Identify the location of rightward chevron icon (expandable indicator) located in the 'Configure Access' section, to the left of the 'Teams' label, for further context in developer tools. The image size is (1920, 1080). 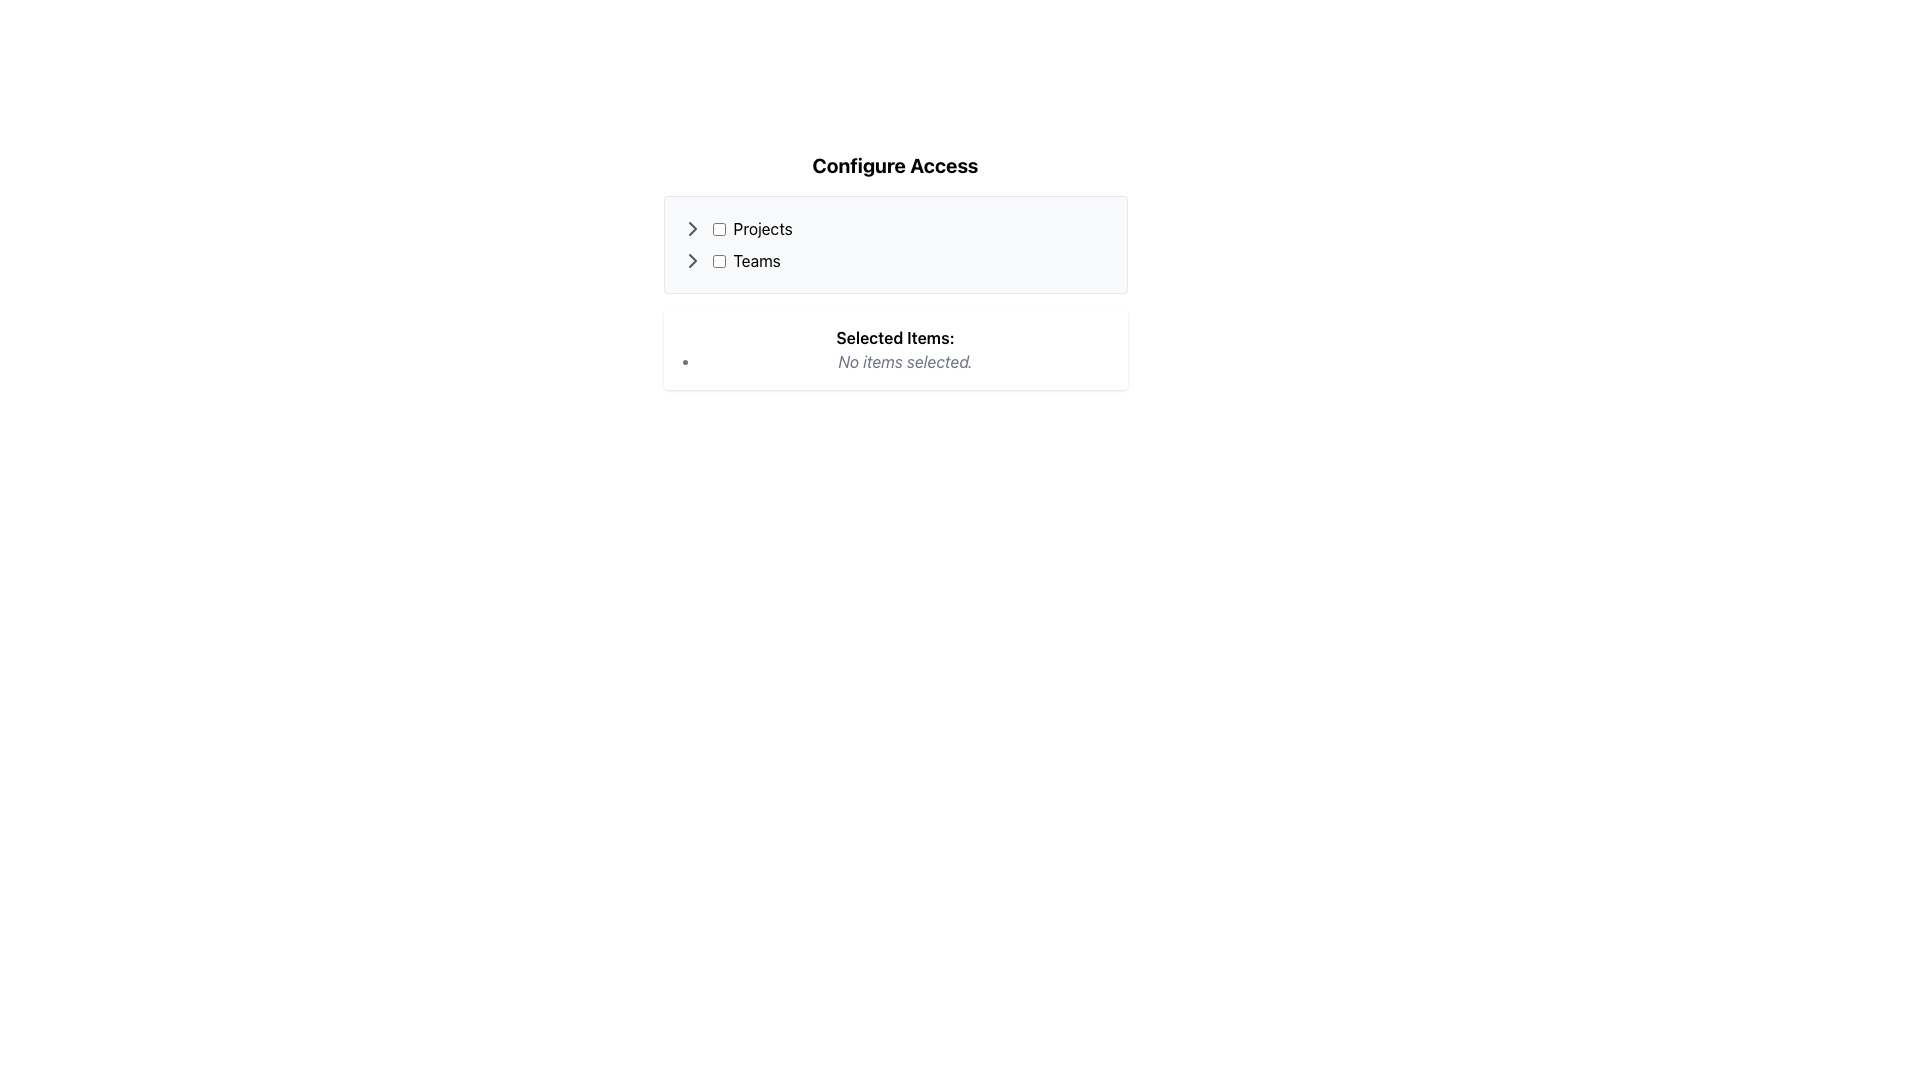
(692, 227).